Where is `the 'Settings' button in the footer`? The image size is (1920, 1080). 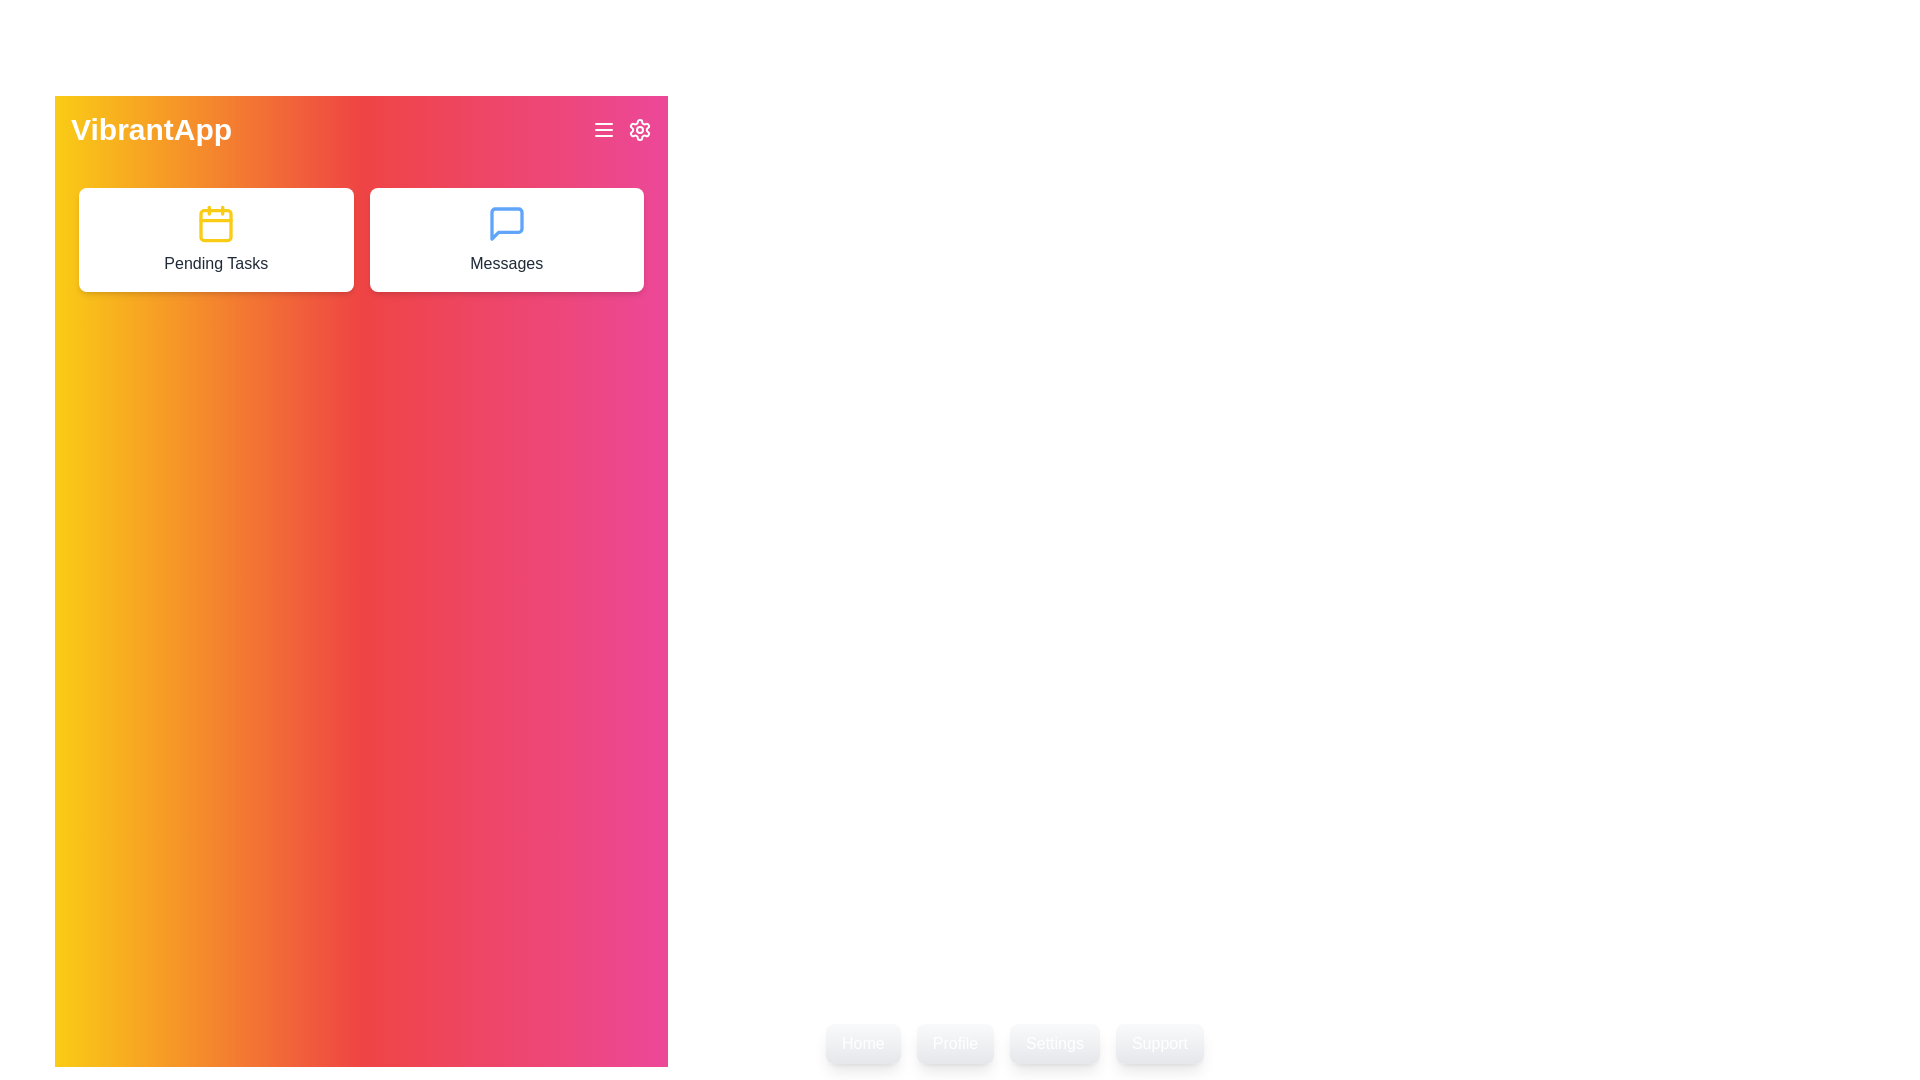 the 'Settings' button in the footer is located at coordinates (1054, 1043).